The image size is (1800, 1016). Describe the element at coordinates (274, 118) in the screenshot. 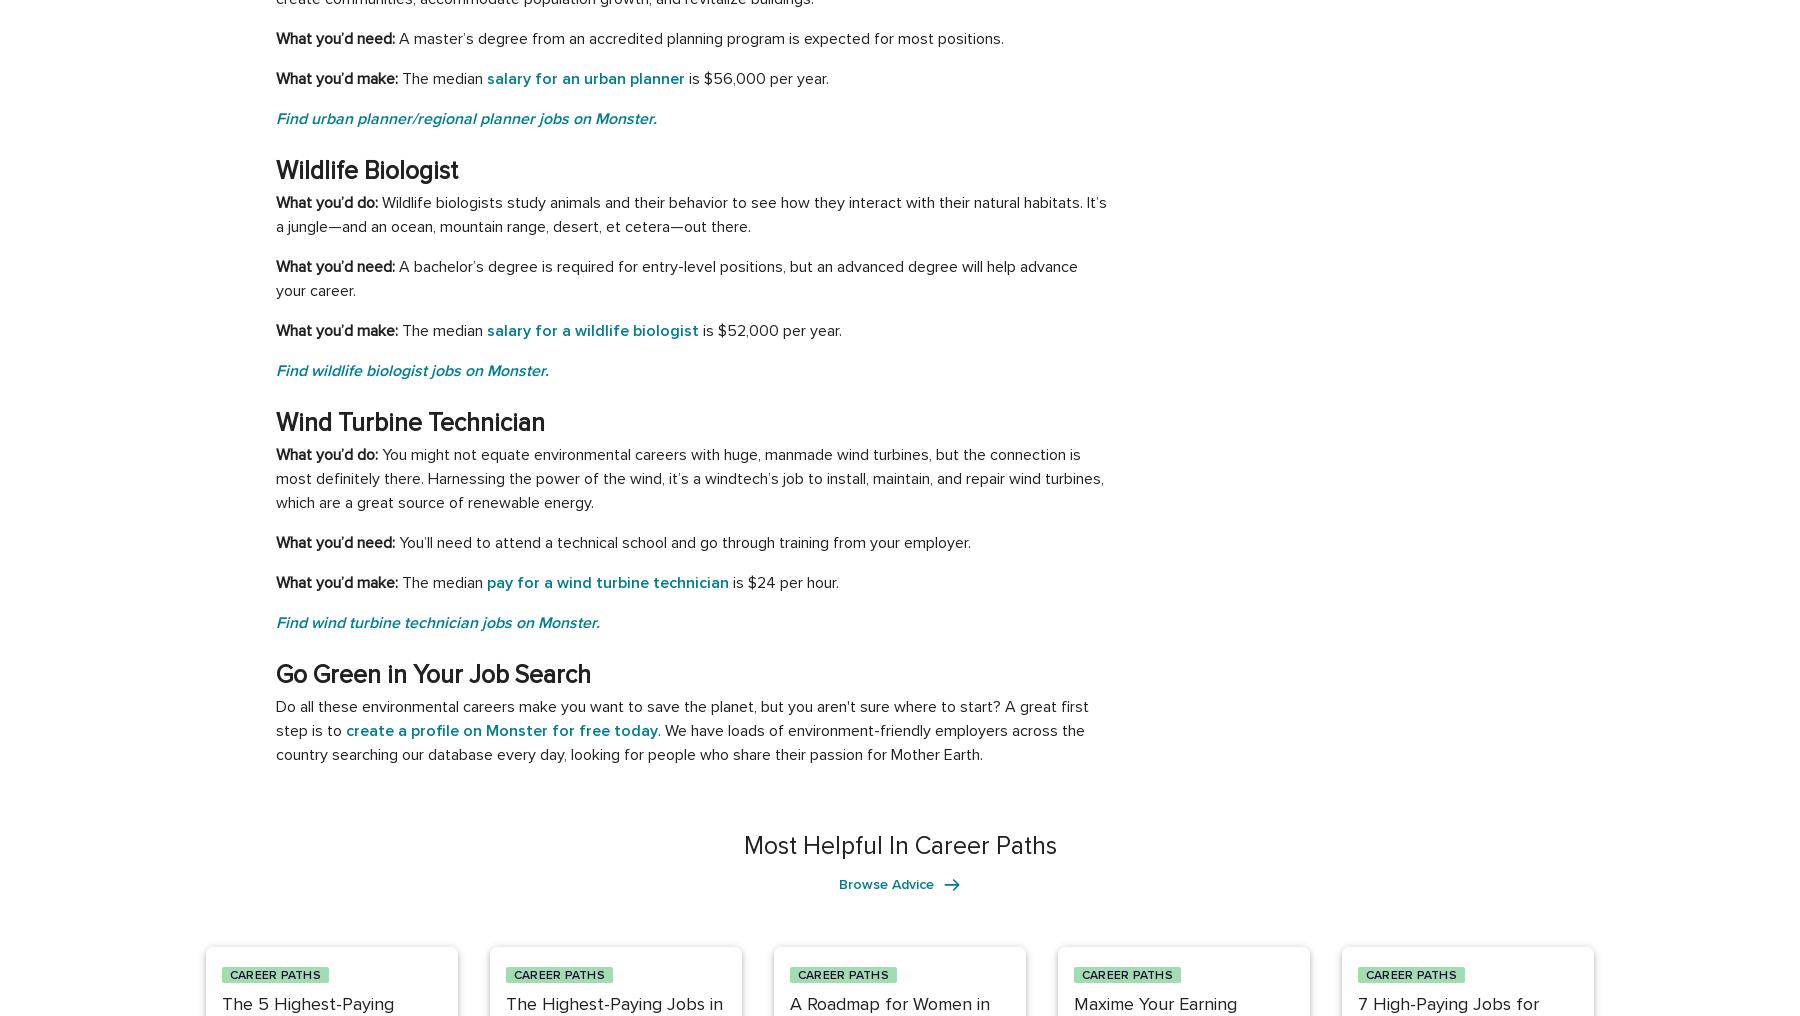

I see `'Find urban planner/regional planner jobs on Monster.'` at that location.